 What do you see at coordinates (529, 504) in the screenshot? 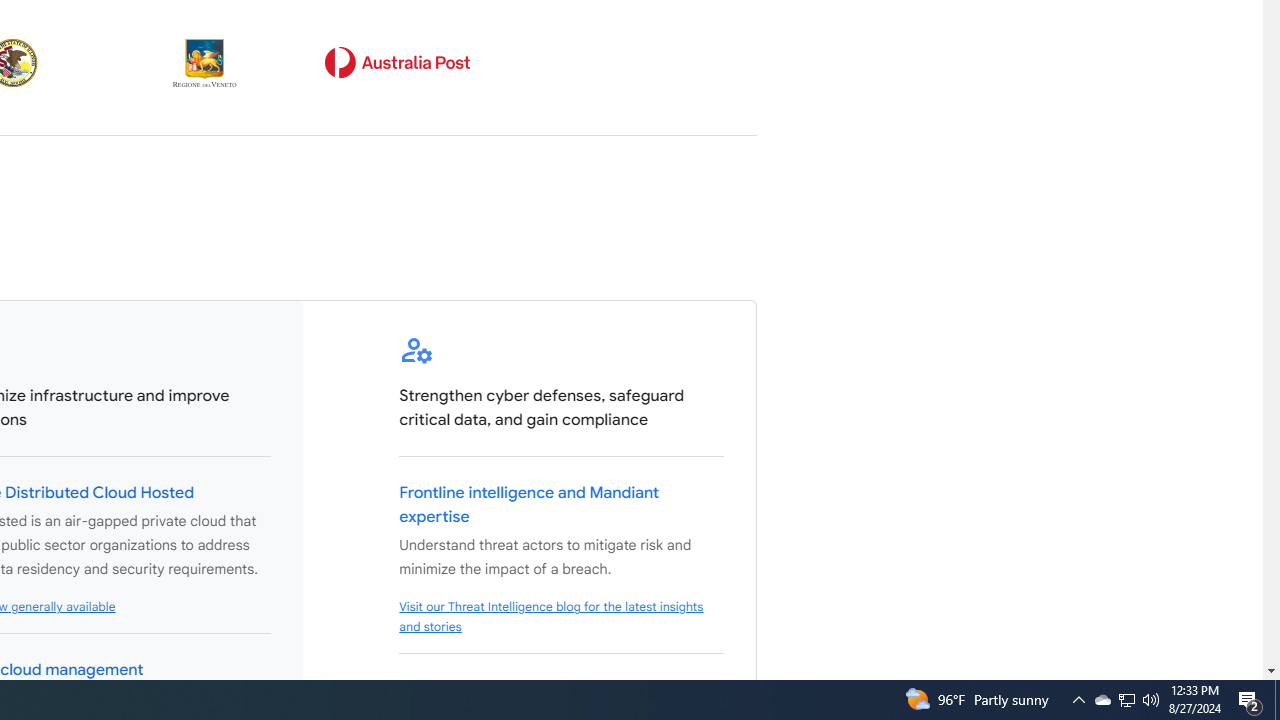
I see `'Frontline intelligence and Mandiant expertise'` at bounding box center [529, 504].